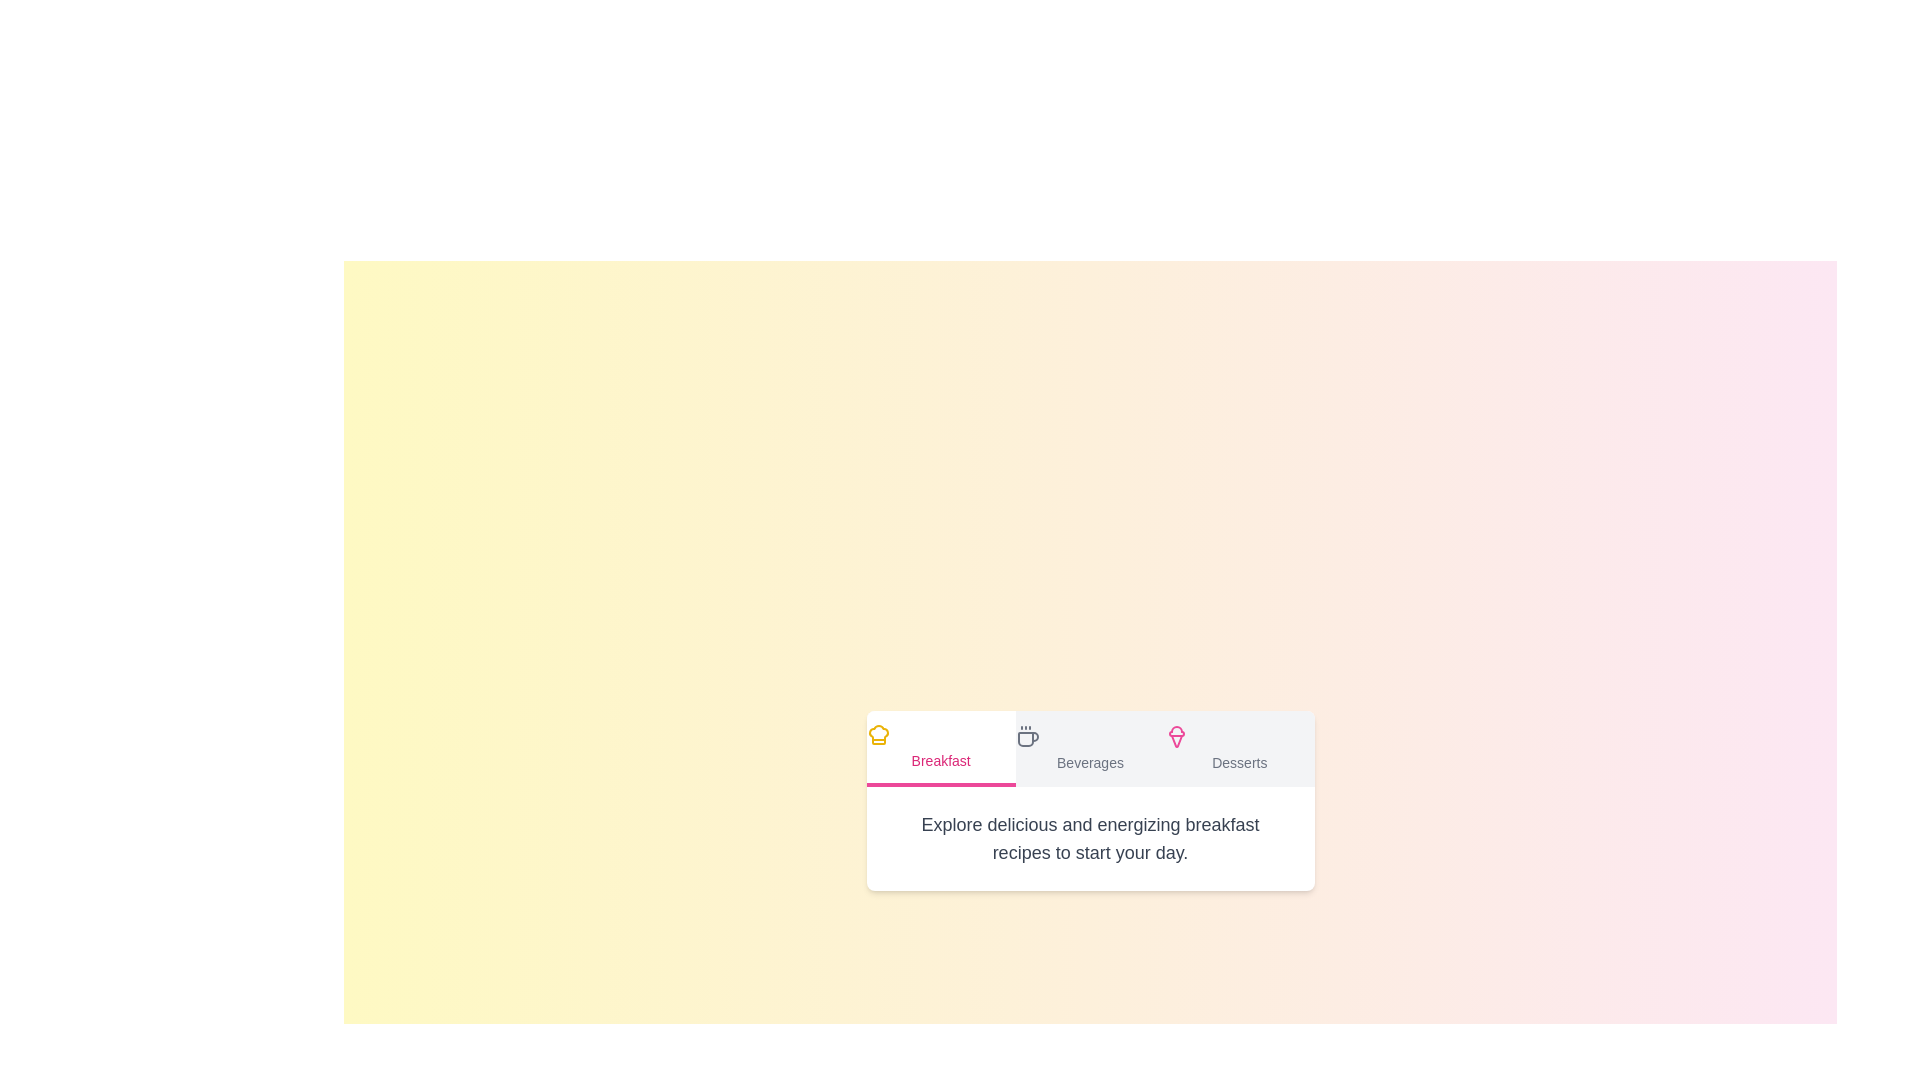 Image resolution: width=1920 pixels, height=1080 pixels. I want to click on the tab labeled Desserts to display its content, so click(1237, 748).